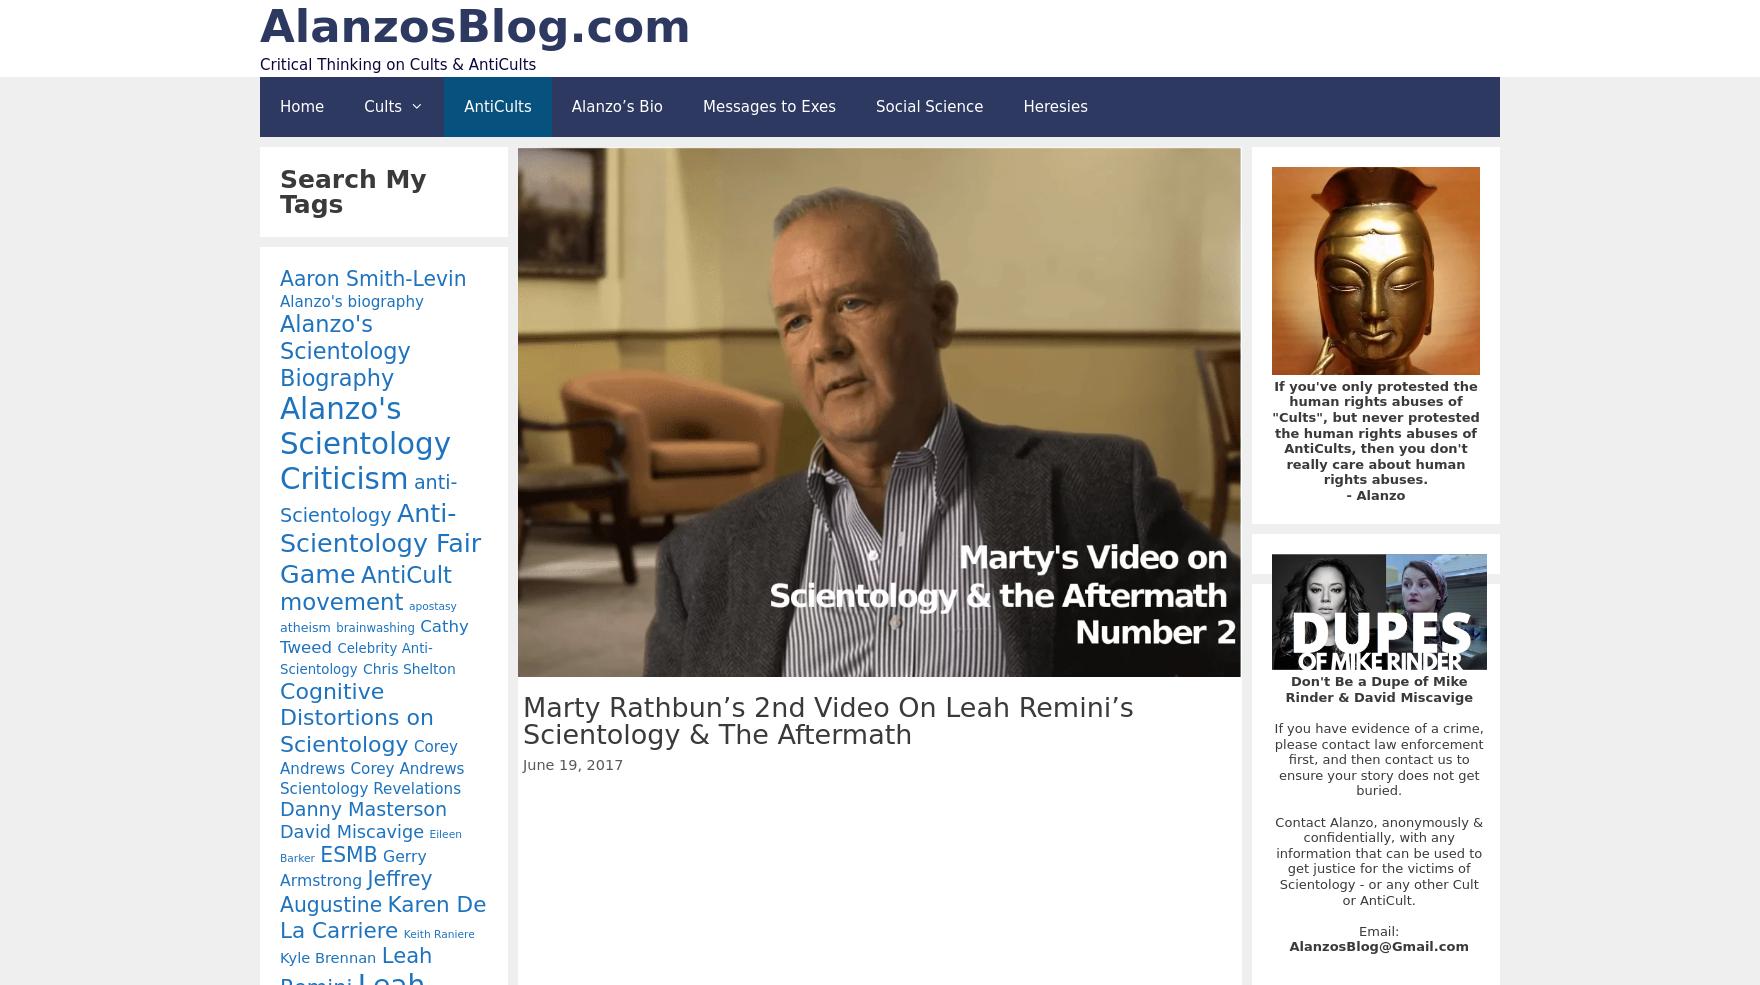 The height and width of the screenshot is (985, 1760). What do you see at coordinates (279, 866) in the screenshot?
I see `'Gerry Armstrong'` at bounding box center [279, 866].